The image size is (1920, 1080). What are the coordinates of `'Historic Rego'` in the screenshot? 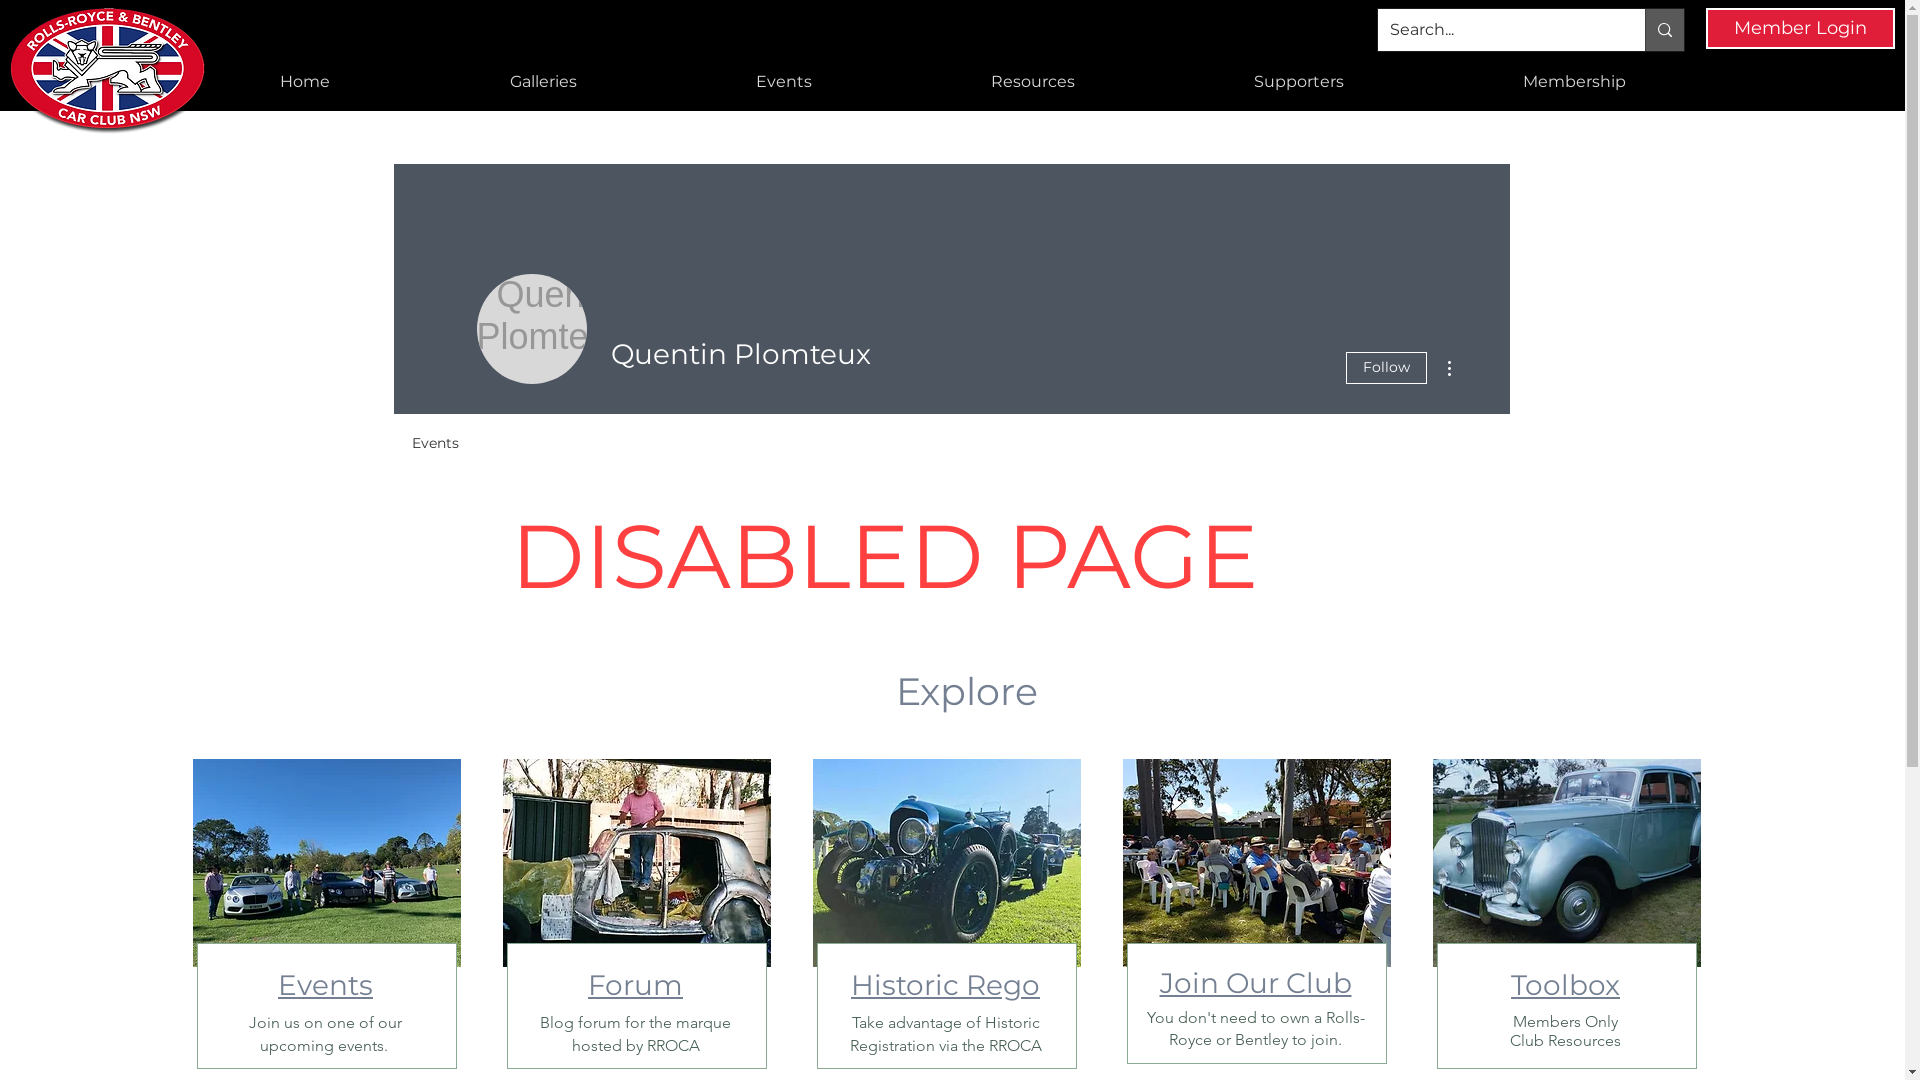 It's located at (944, 983).